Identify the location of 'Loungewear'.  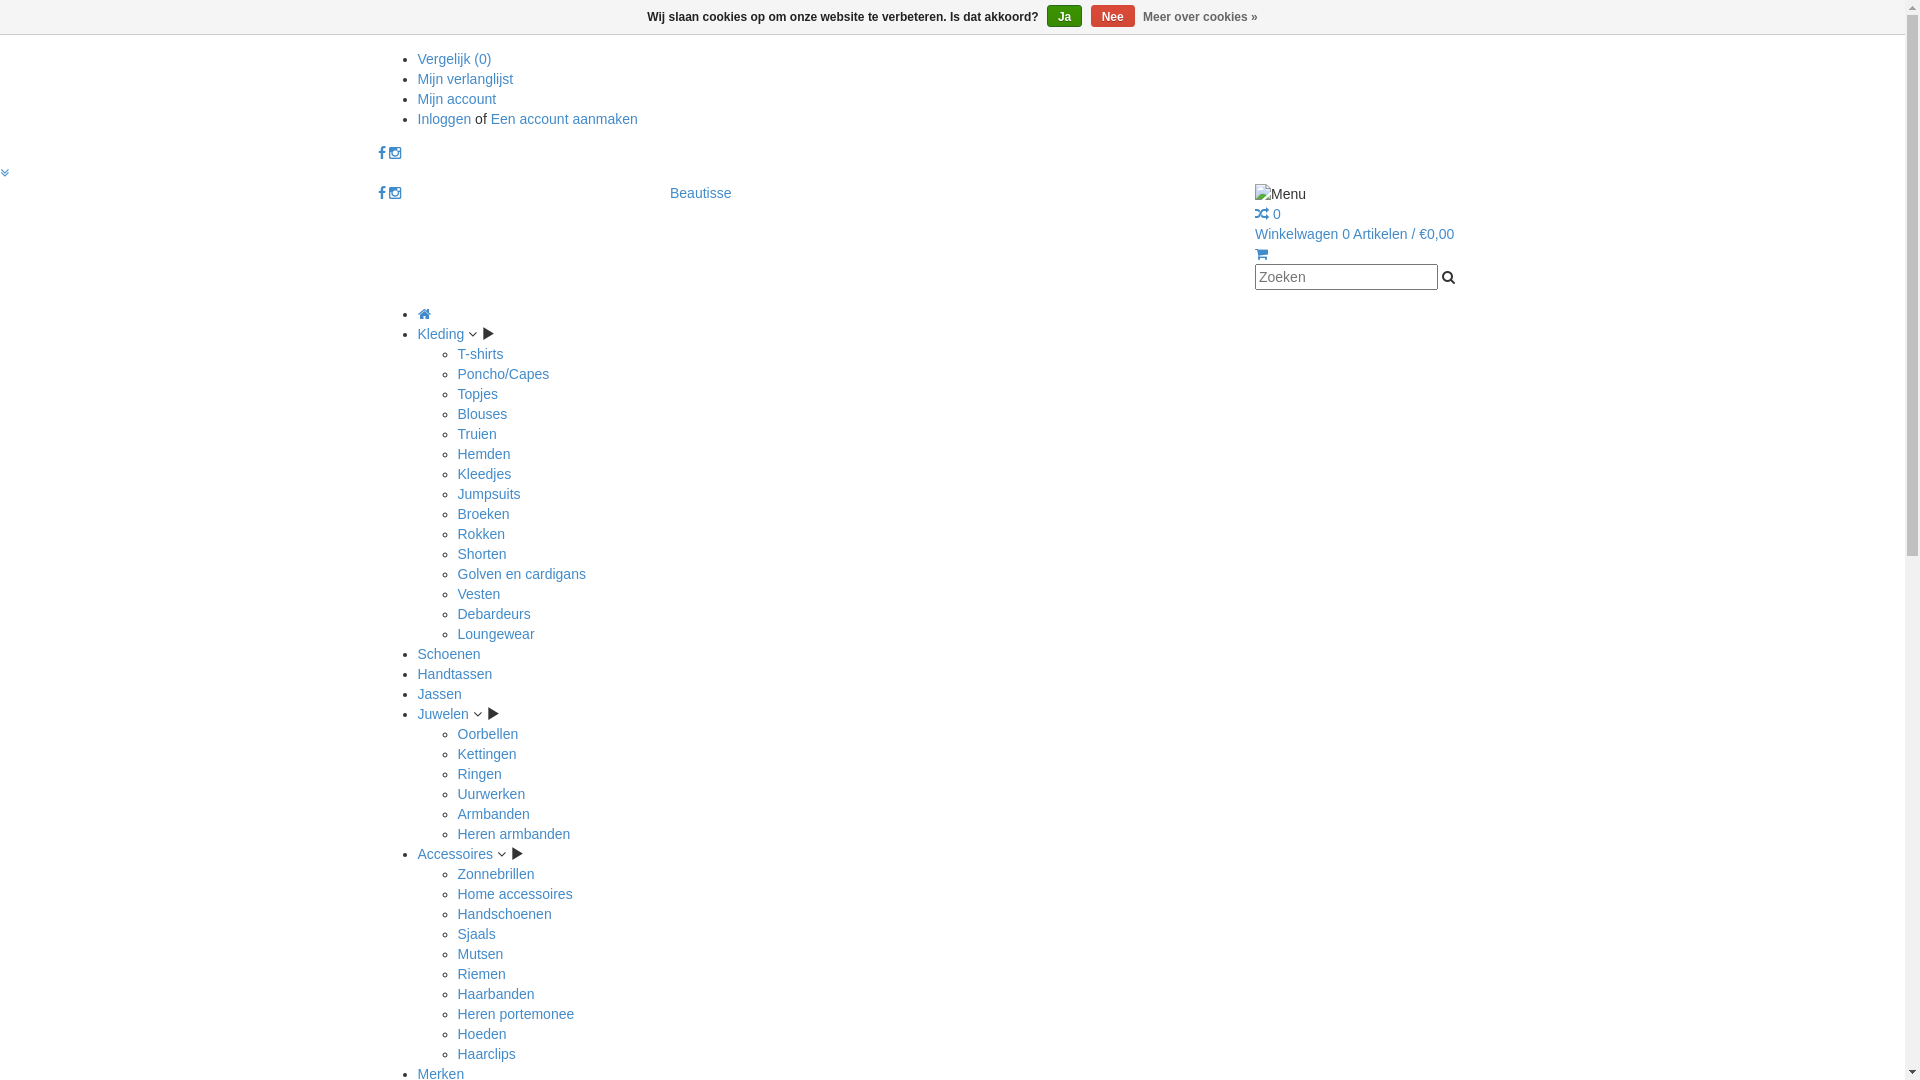
(496, 633).